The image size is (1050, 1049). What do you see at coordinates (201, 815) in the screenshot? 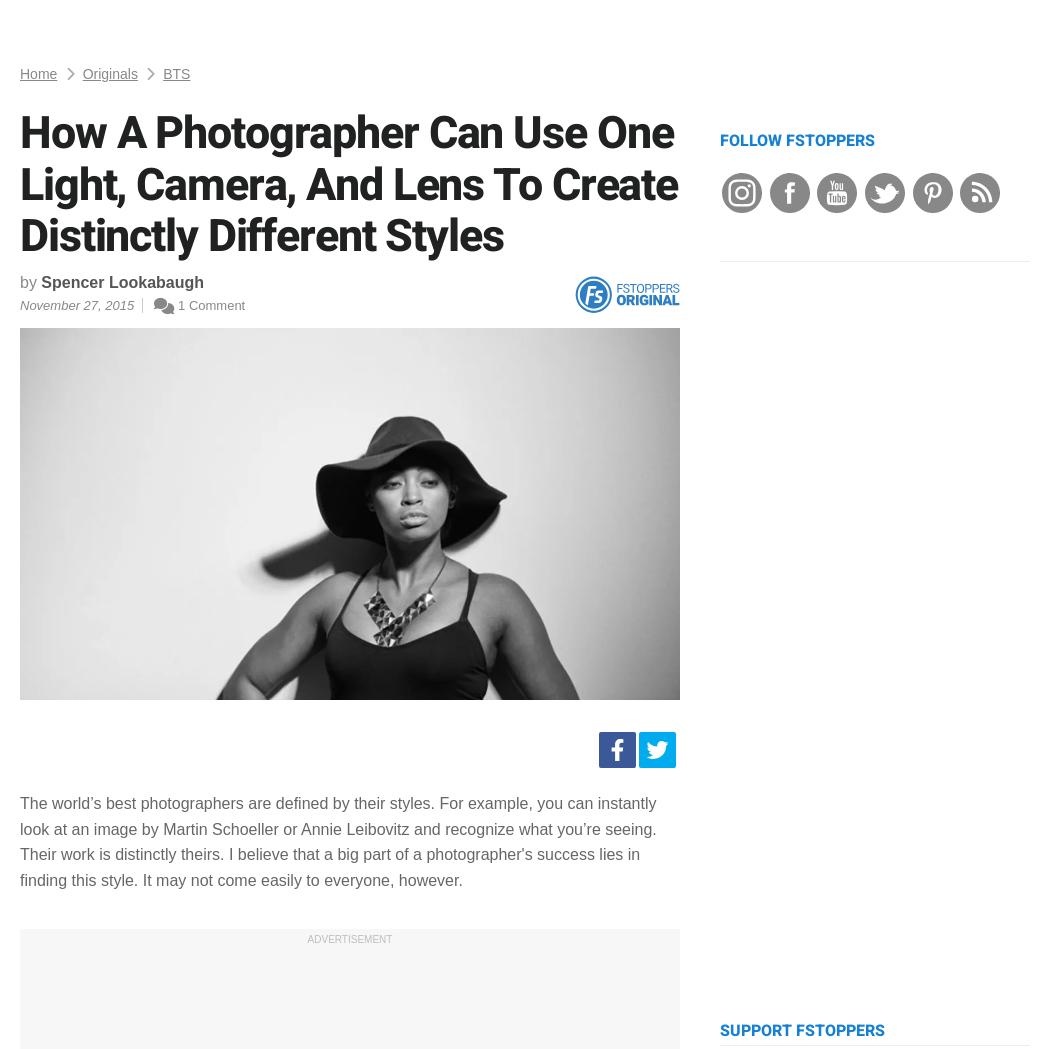
I see `'January 28, 2014'` at bounding box center [201, 815].